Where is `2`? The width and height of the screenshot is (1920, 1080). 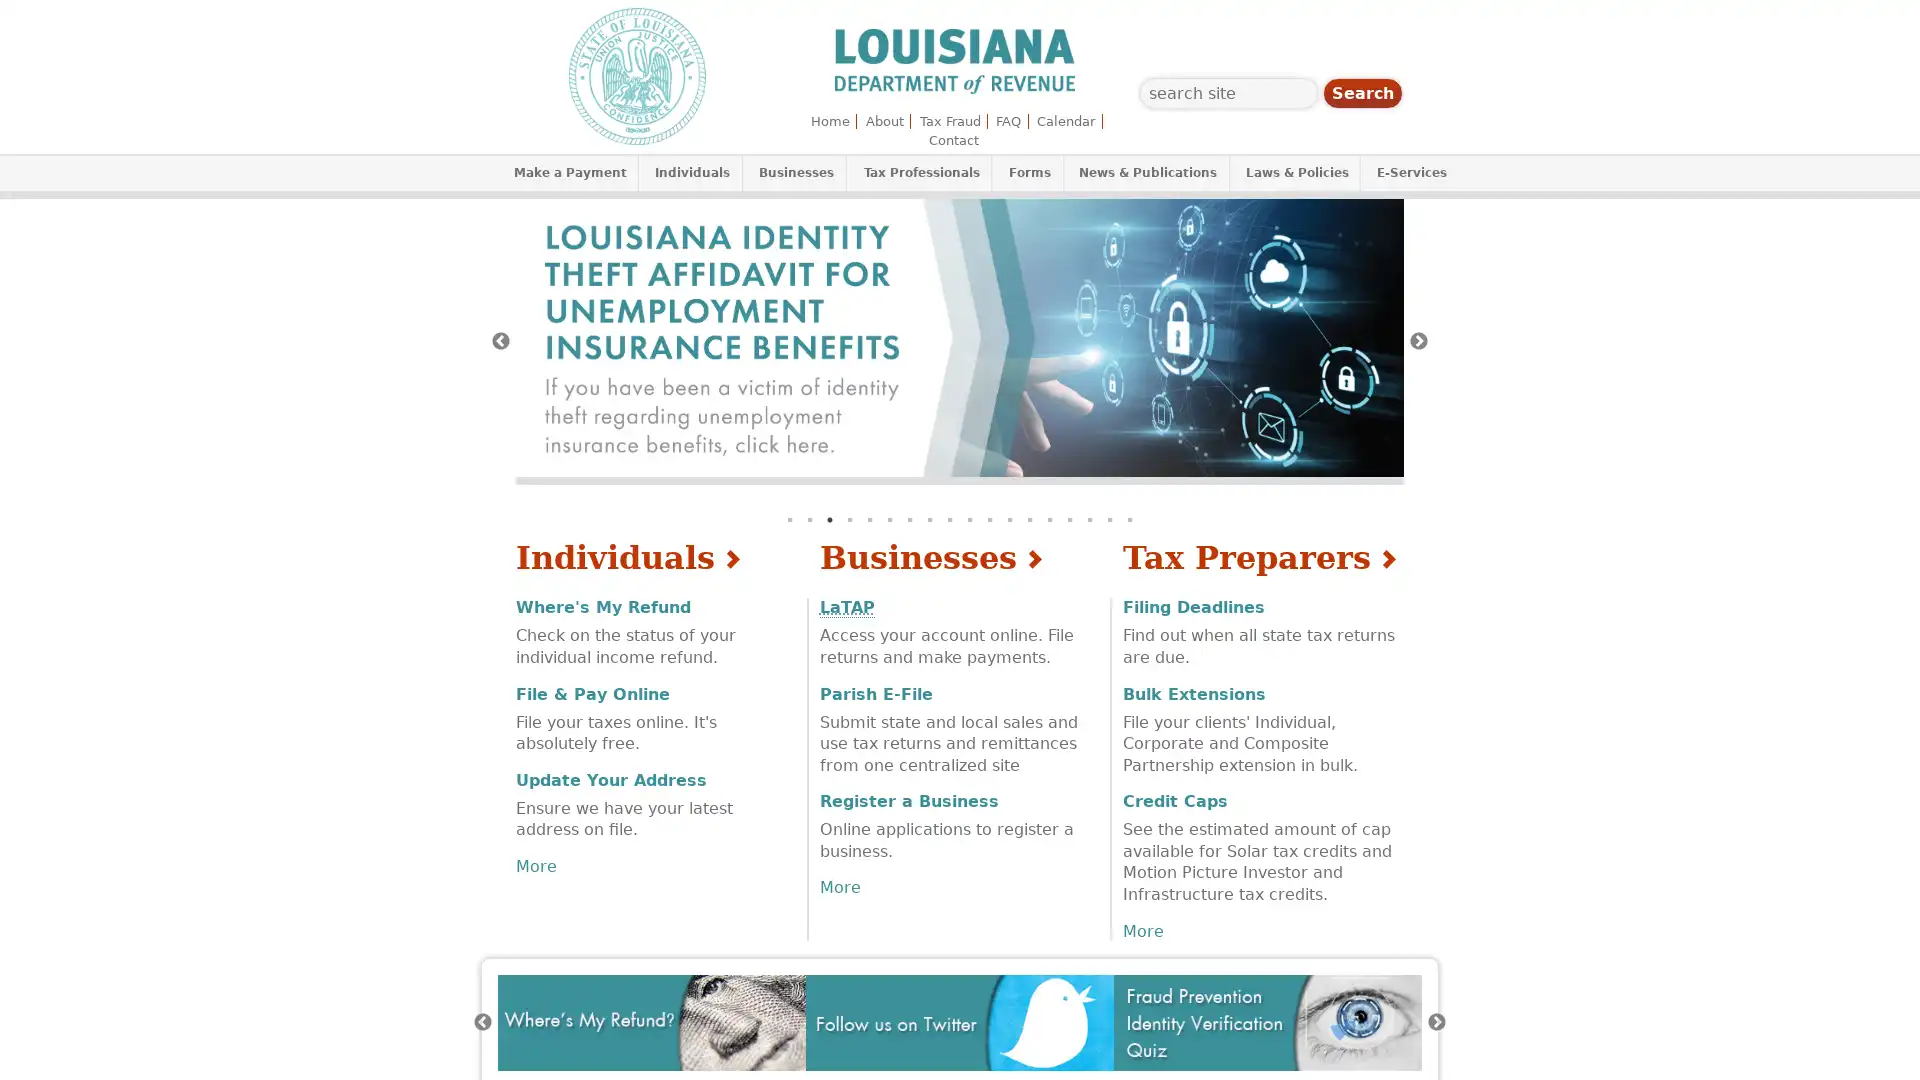 2 is located at coordinates (810, 519).